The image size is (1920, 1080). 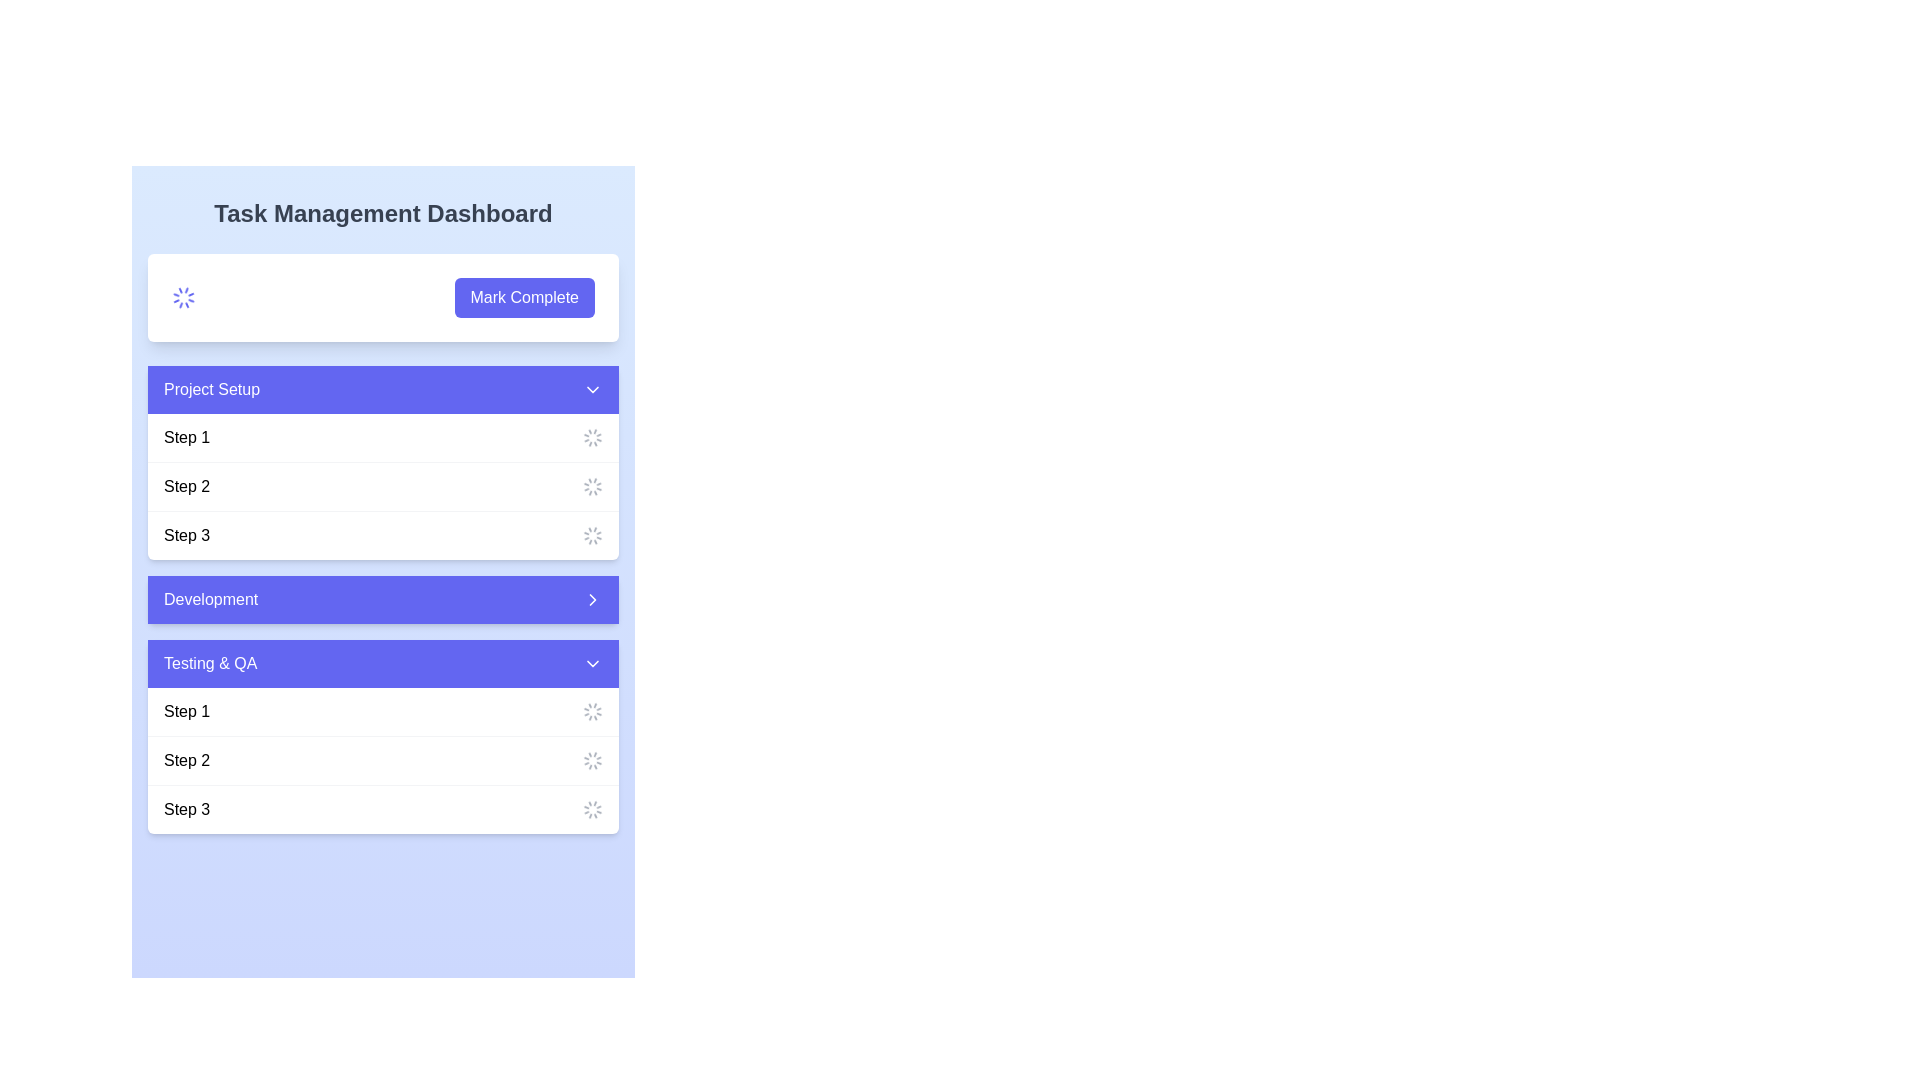 I want to click on the right-pointing arrow icon located inside the collapsible header labeled 'Development', so click(x=592, y=599).